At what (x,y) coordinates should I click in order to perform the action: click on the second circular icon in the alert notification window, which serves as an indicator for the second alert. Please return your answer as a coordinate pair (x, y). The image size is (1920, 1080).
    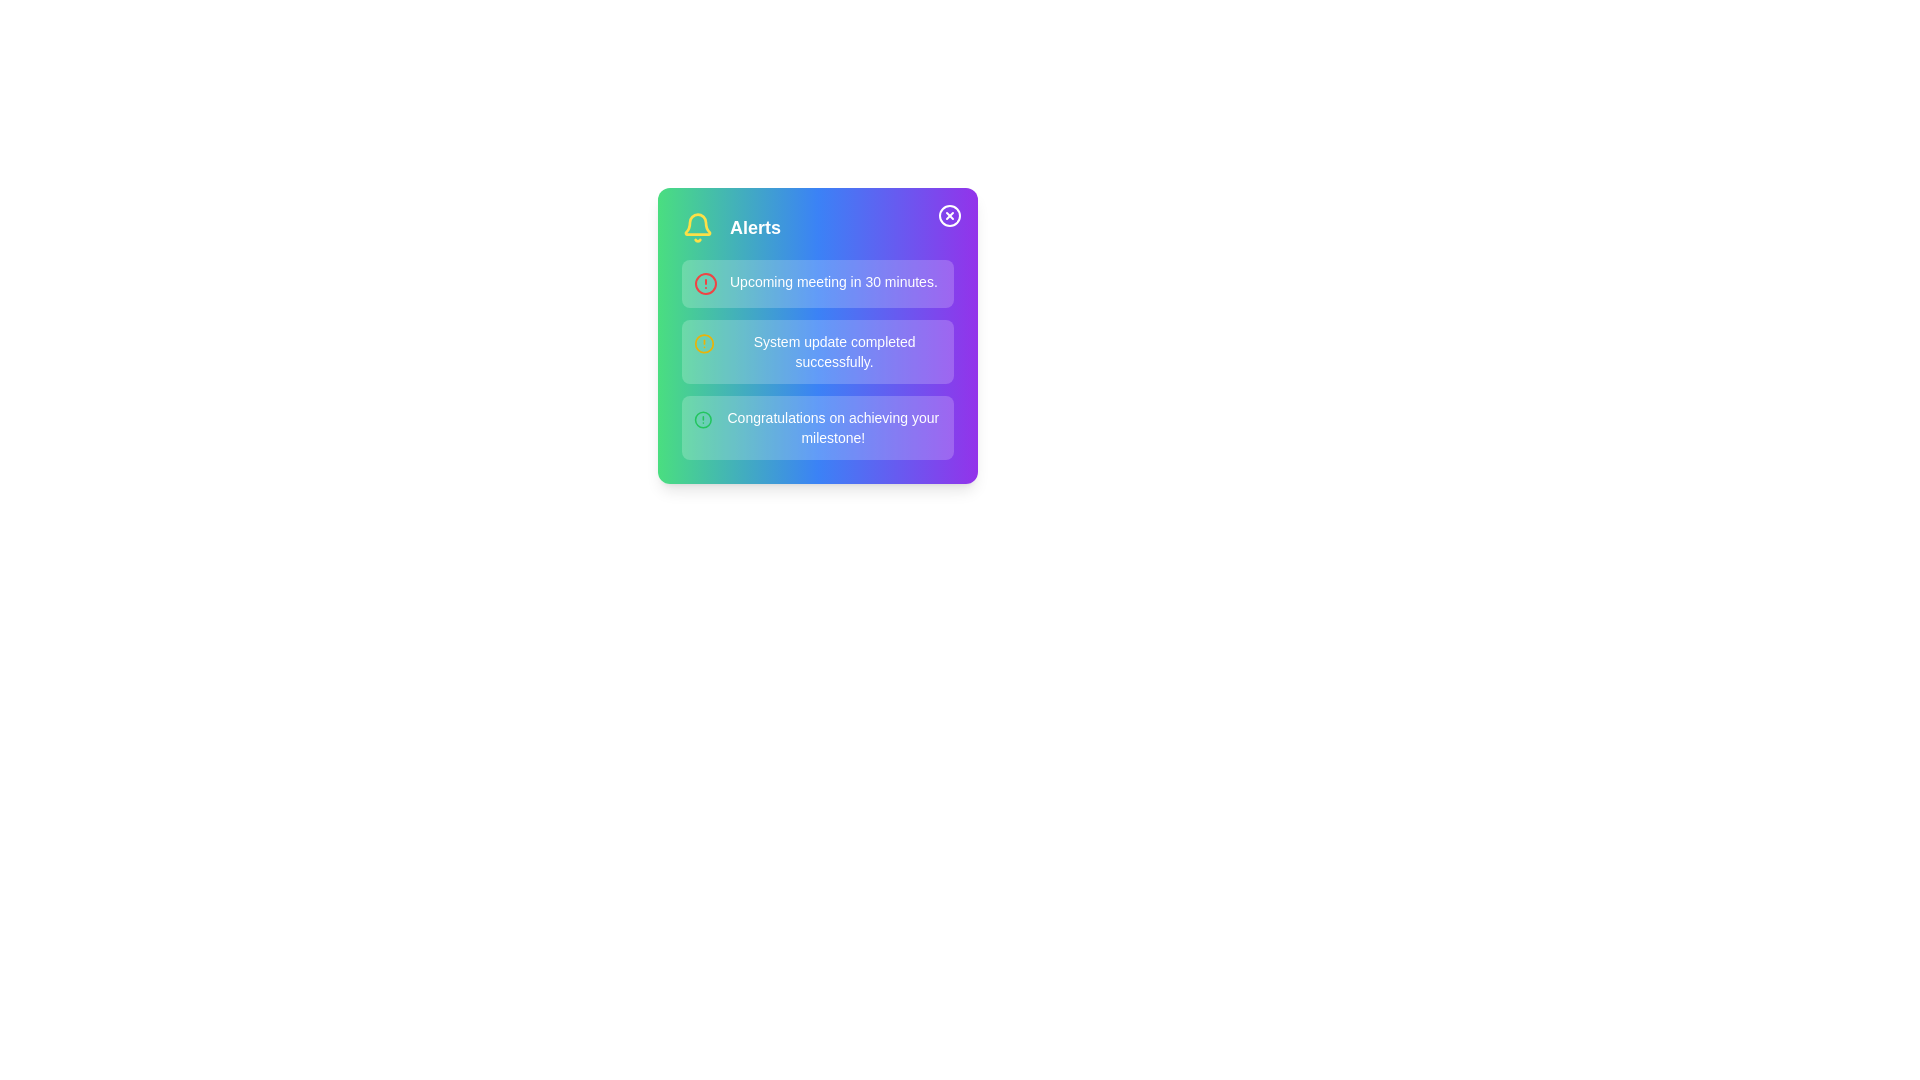
    Looking at the image, I should click on (704, 342).